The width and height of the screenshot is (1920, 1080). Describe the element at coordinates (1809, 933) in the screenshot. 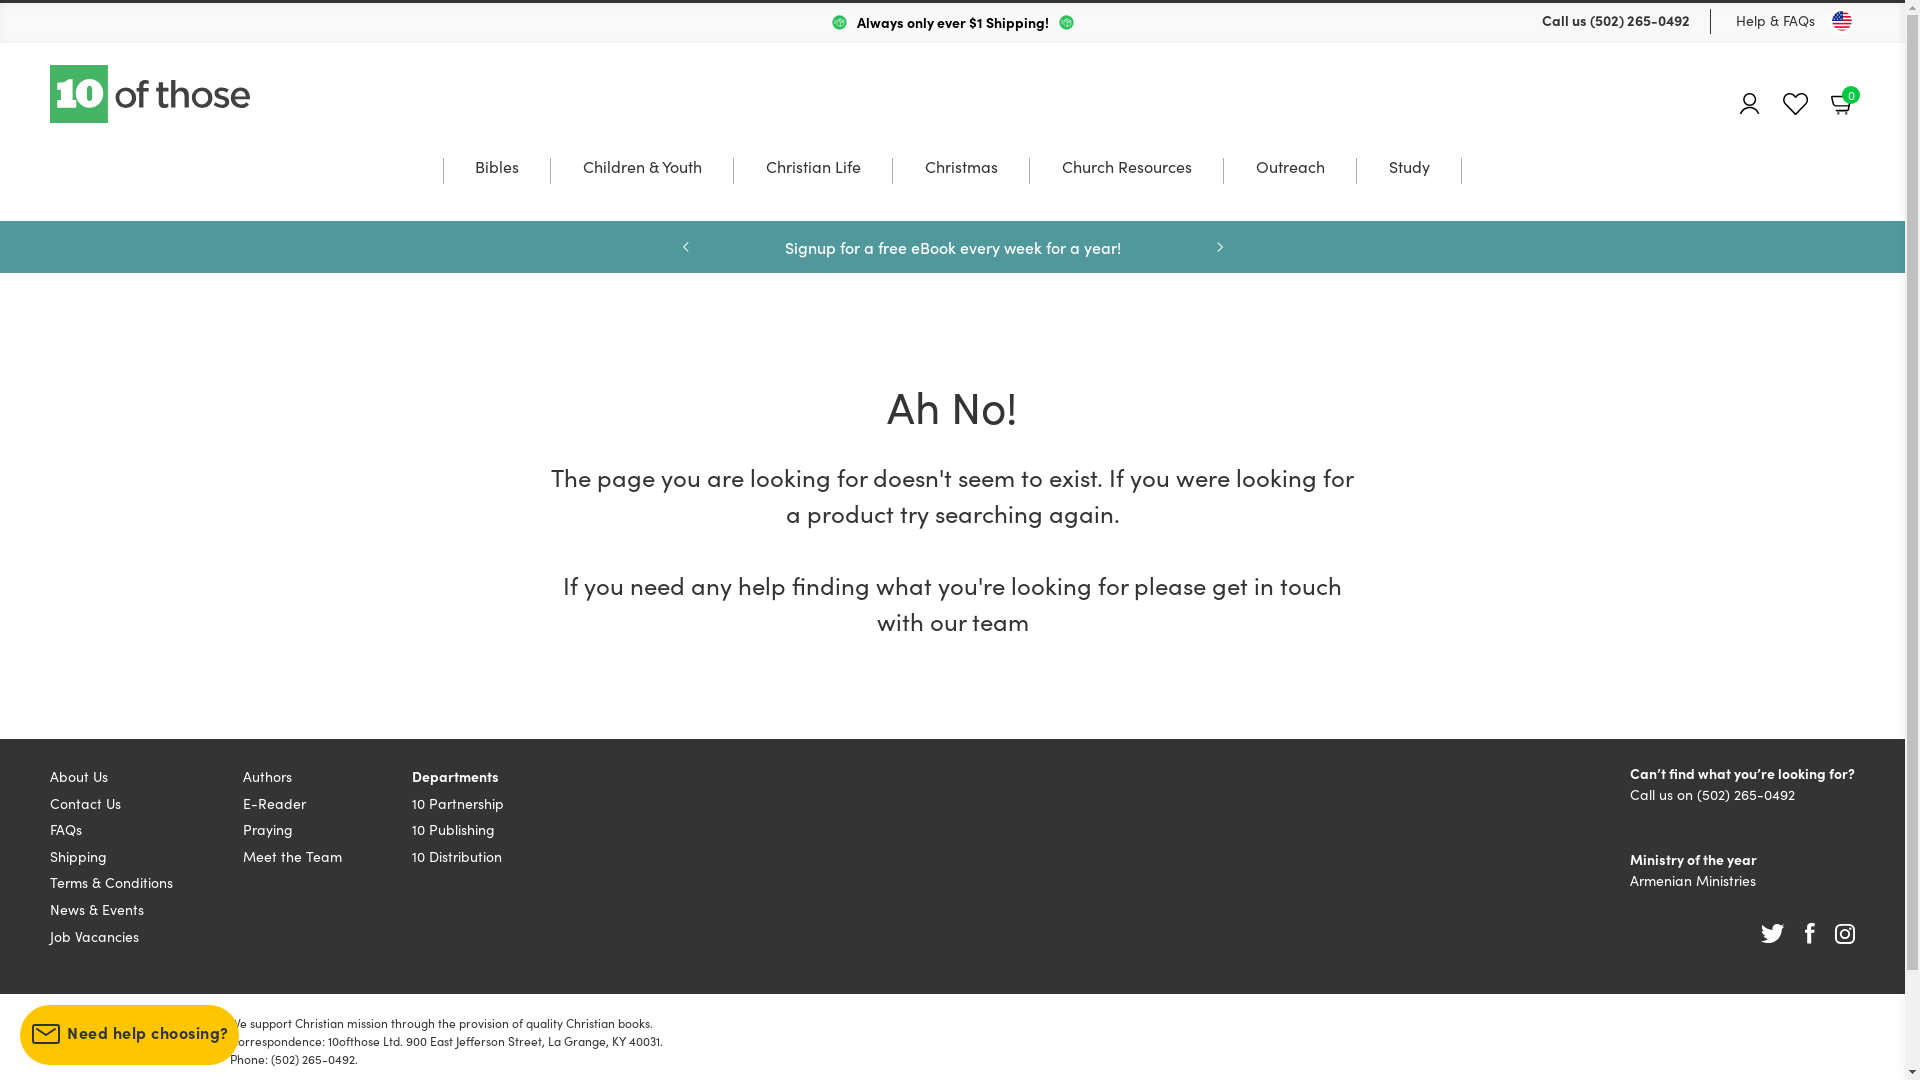

I see `'Facebook'` at that location.